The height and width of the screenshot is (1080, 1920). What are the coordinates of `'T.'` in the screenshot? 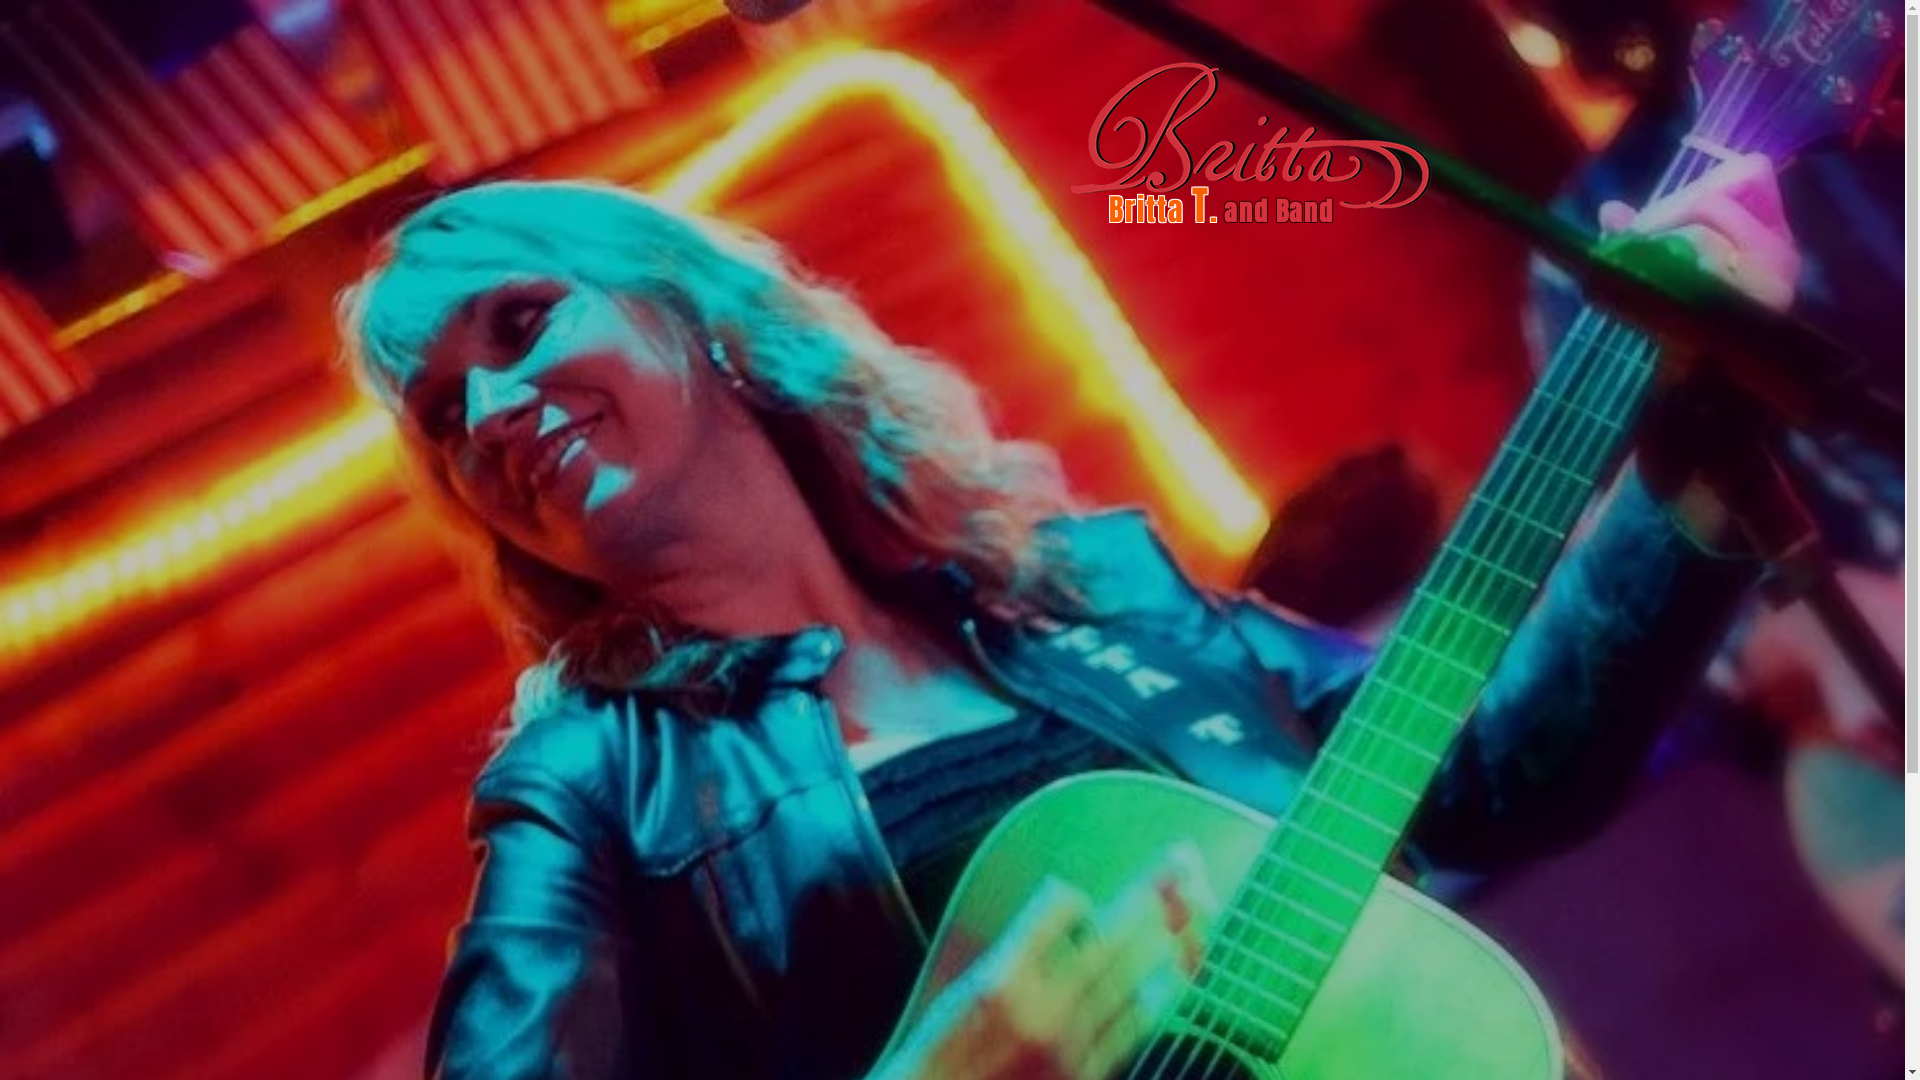 It's located at (1203, 211).